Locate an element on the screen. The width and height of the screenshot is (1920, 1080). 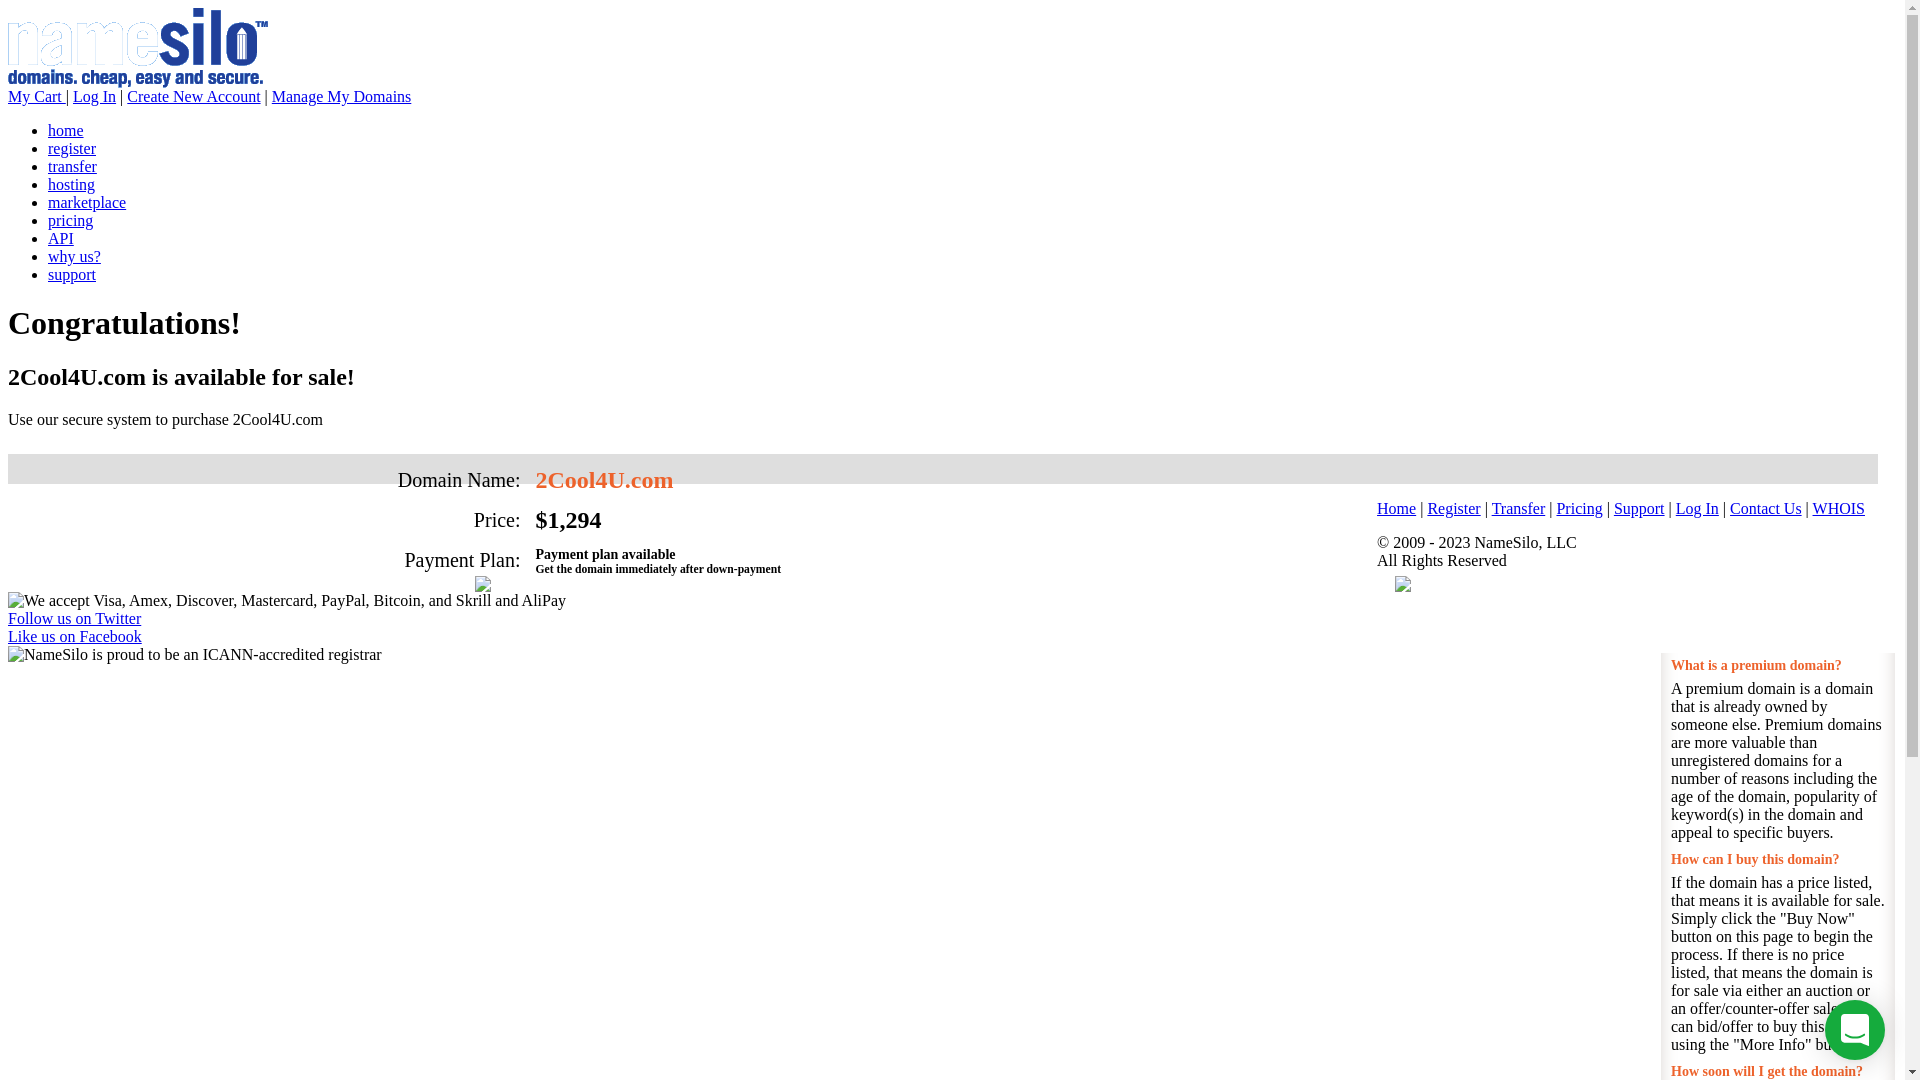
'API' is located at coordinates (61, 237).